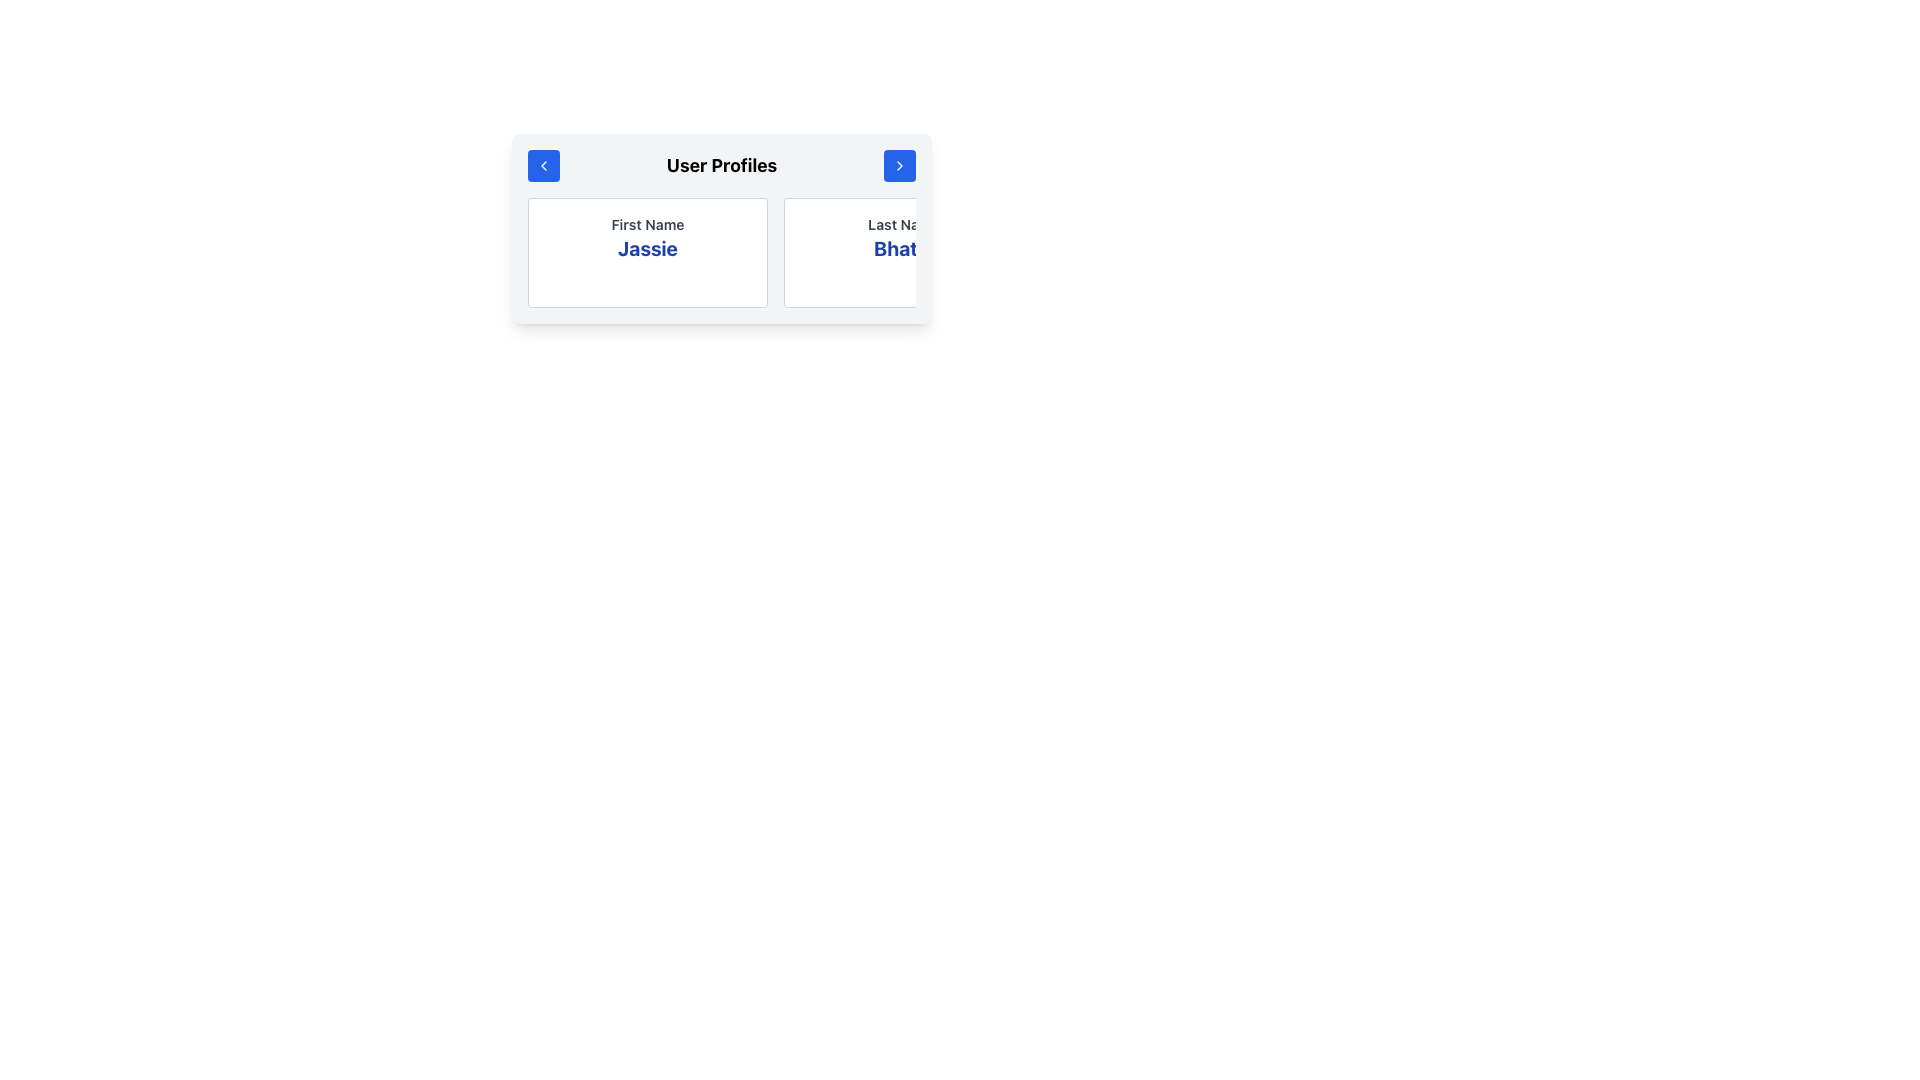 Image resolution: width=1920 pixels, height=1080 pixels. Describe the element at coordinates (543, 164) in the screenshot. I see `the chevron-shaped arrow icon pointing to the left, which has a blue background and white lines, located in the 'User Profiles' panel` at that location.